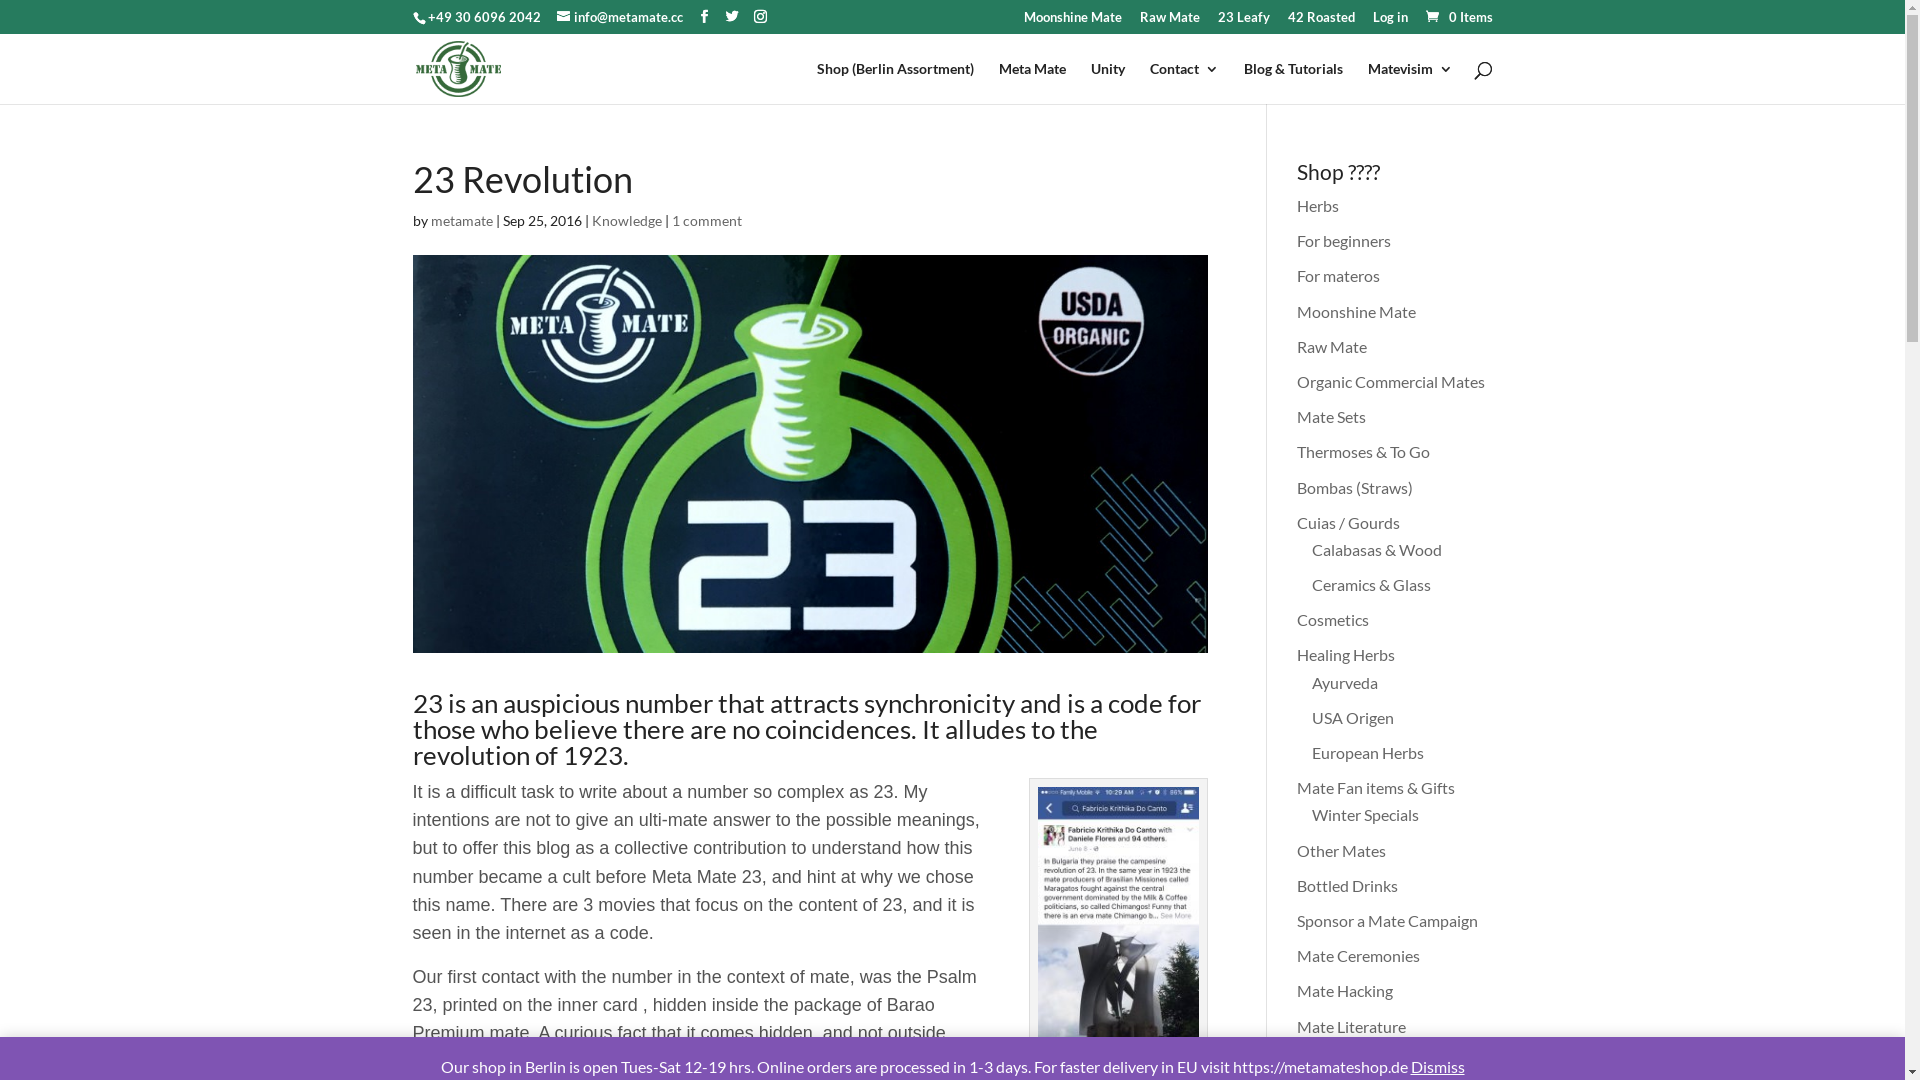 The height and width of the screenshot is (1080, 1920). What do you see at coordinates (1338, 275) in the screenshot?
I see `'For materos'` at bounding box center [1338, 275].